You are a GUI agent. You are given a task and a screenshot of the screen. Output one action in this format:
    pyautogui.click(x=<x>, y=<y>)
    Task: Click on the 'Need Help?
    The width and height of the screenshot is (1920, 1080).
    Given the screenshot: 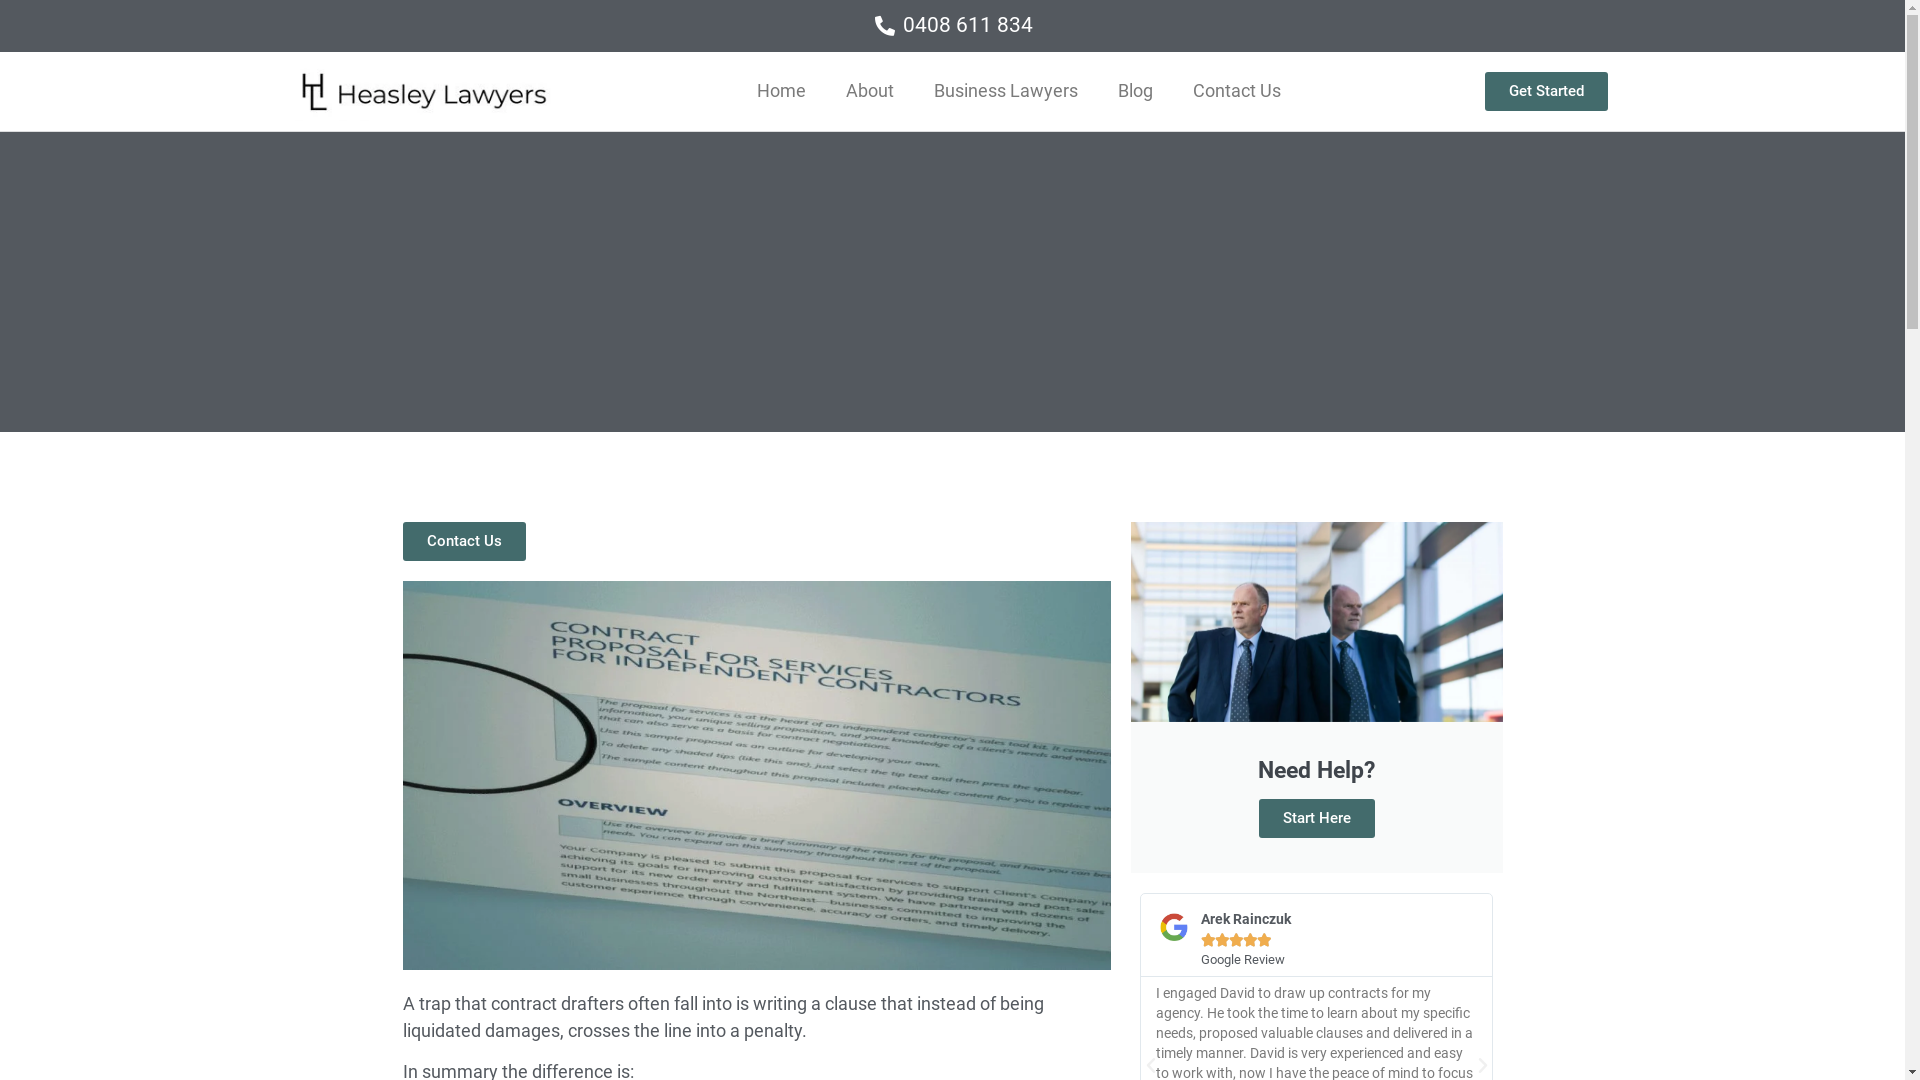 What is the action you would take?
    pyautogui.click(x=1129, y=697)
    